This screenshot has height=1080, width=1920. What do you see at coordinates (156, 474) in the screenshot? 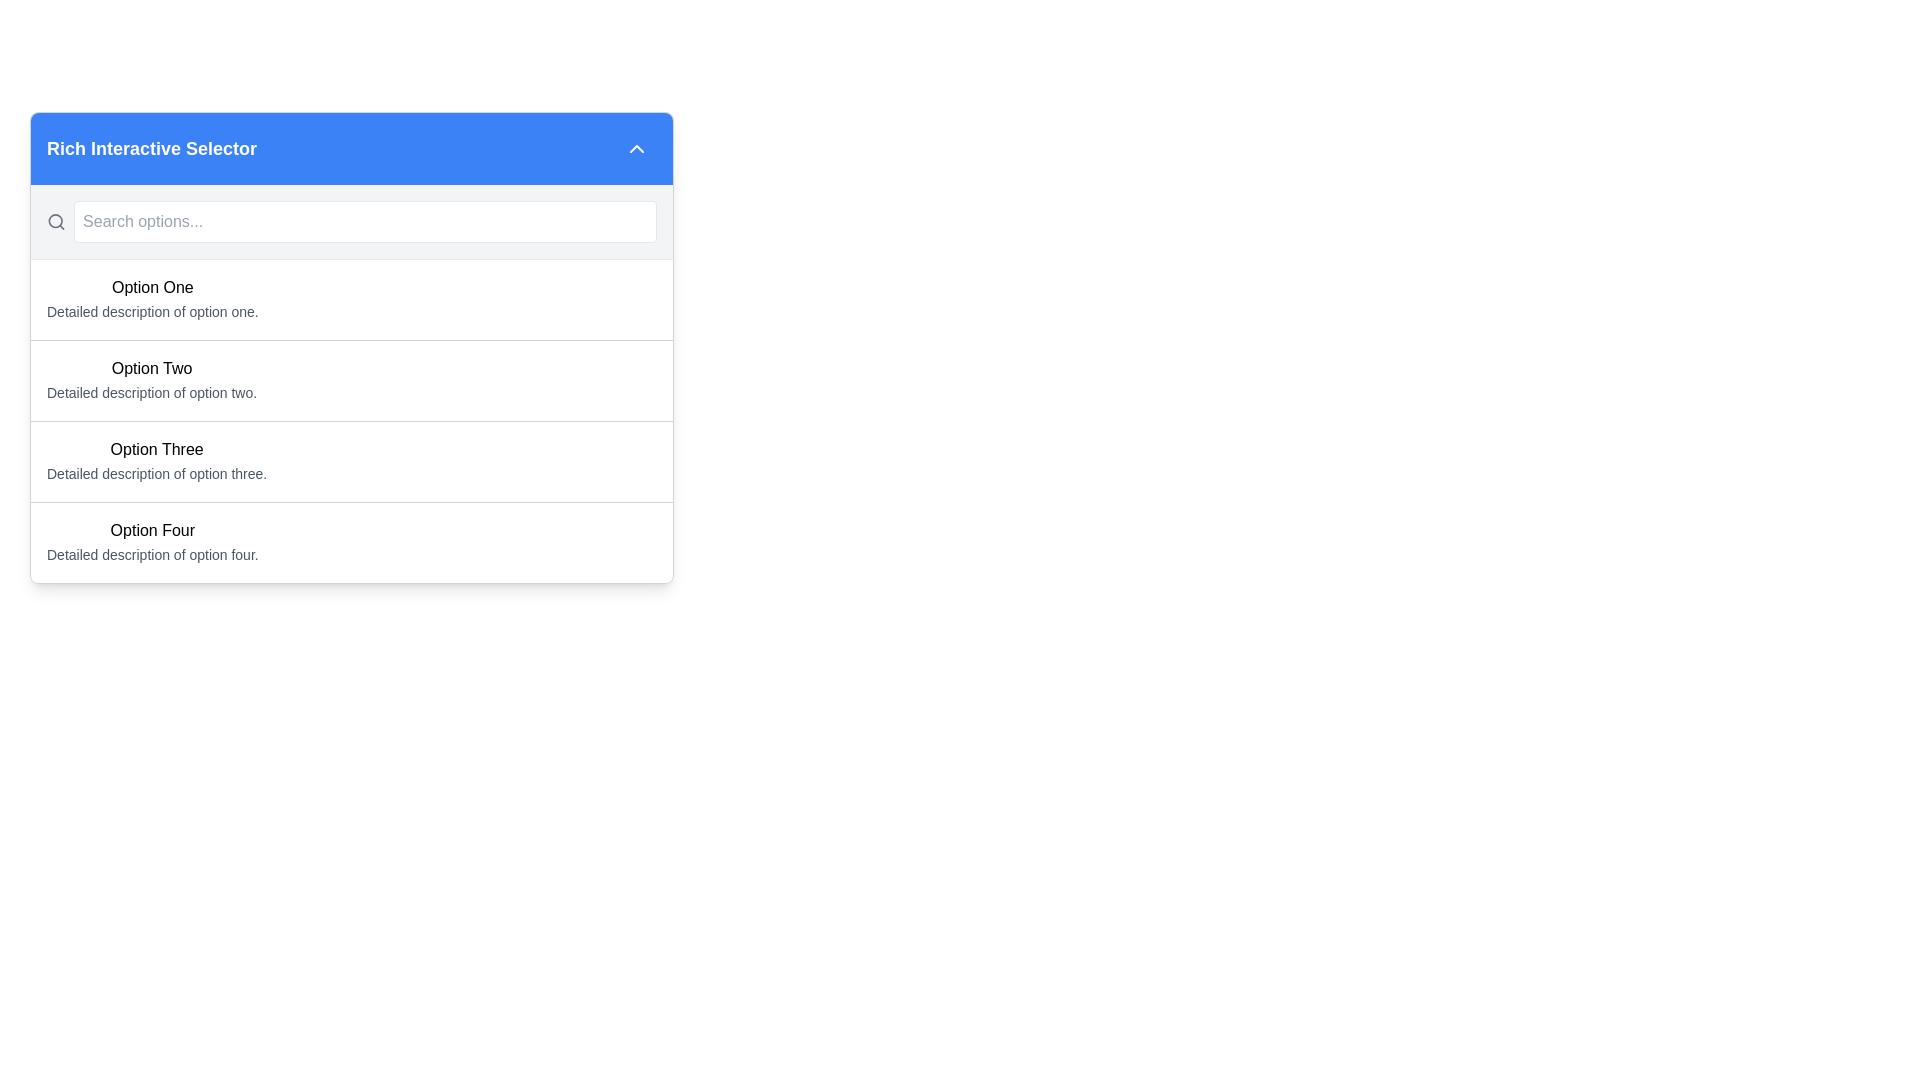
I see `text label that displays 'Detailed description of option three.', which is located directly below the 'Option Three' header in the third selectable option group of the menu` at bounding box center [156, 474].